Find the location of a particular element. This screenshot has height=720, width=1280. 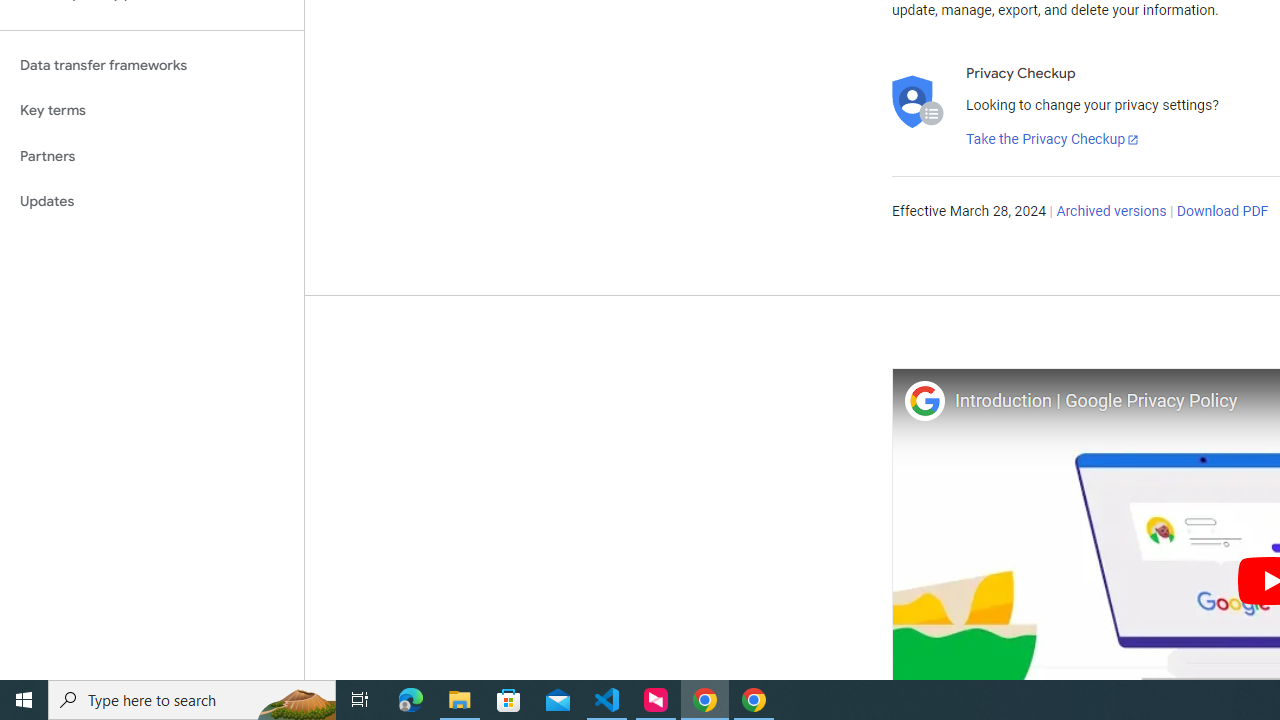

'Photo image of Google' is located at coordinates (923, 400).